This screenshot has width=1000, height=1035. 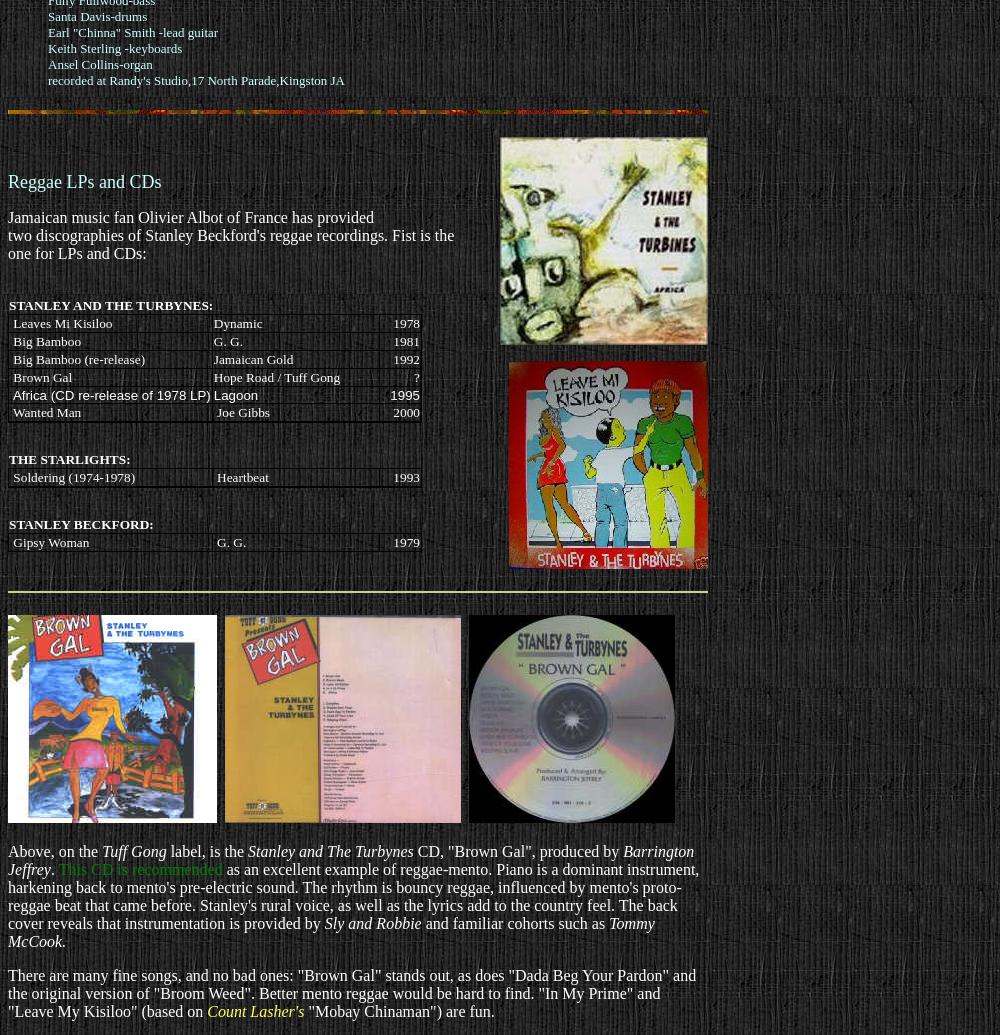 What do you see at coordinates (323, 922) in the screenshot?
I see `'Sly and 
		Robbie'` at bounding box center [323, 922].